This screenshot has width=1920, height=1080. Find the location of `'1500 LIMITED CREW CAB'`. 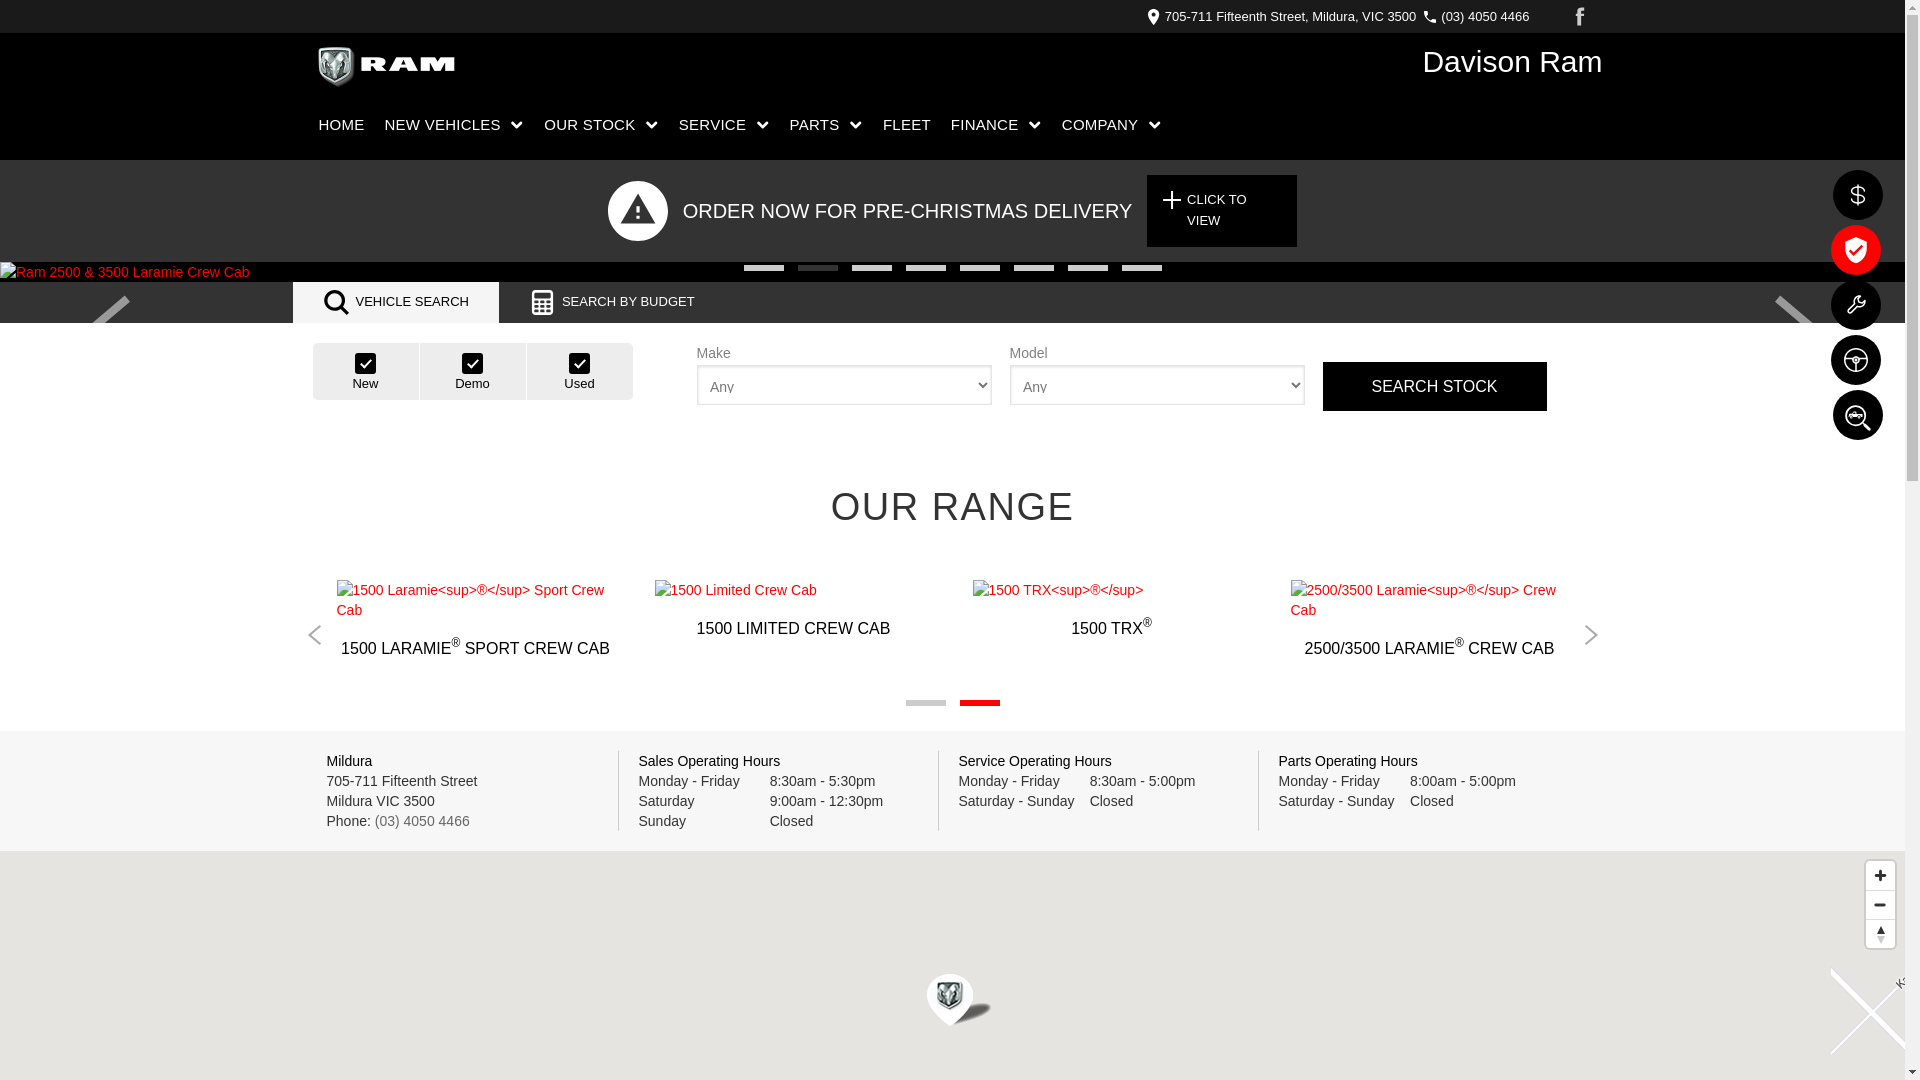

'1500 LIMITED CREW CAB' is located at coordinates (791, 608).